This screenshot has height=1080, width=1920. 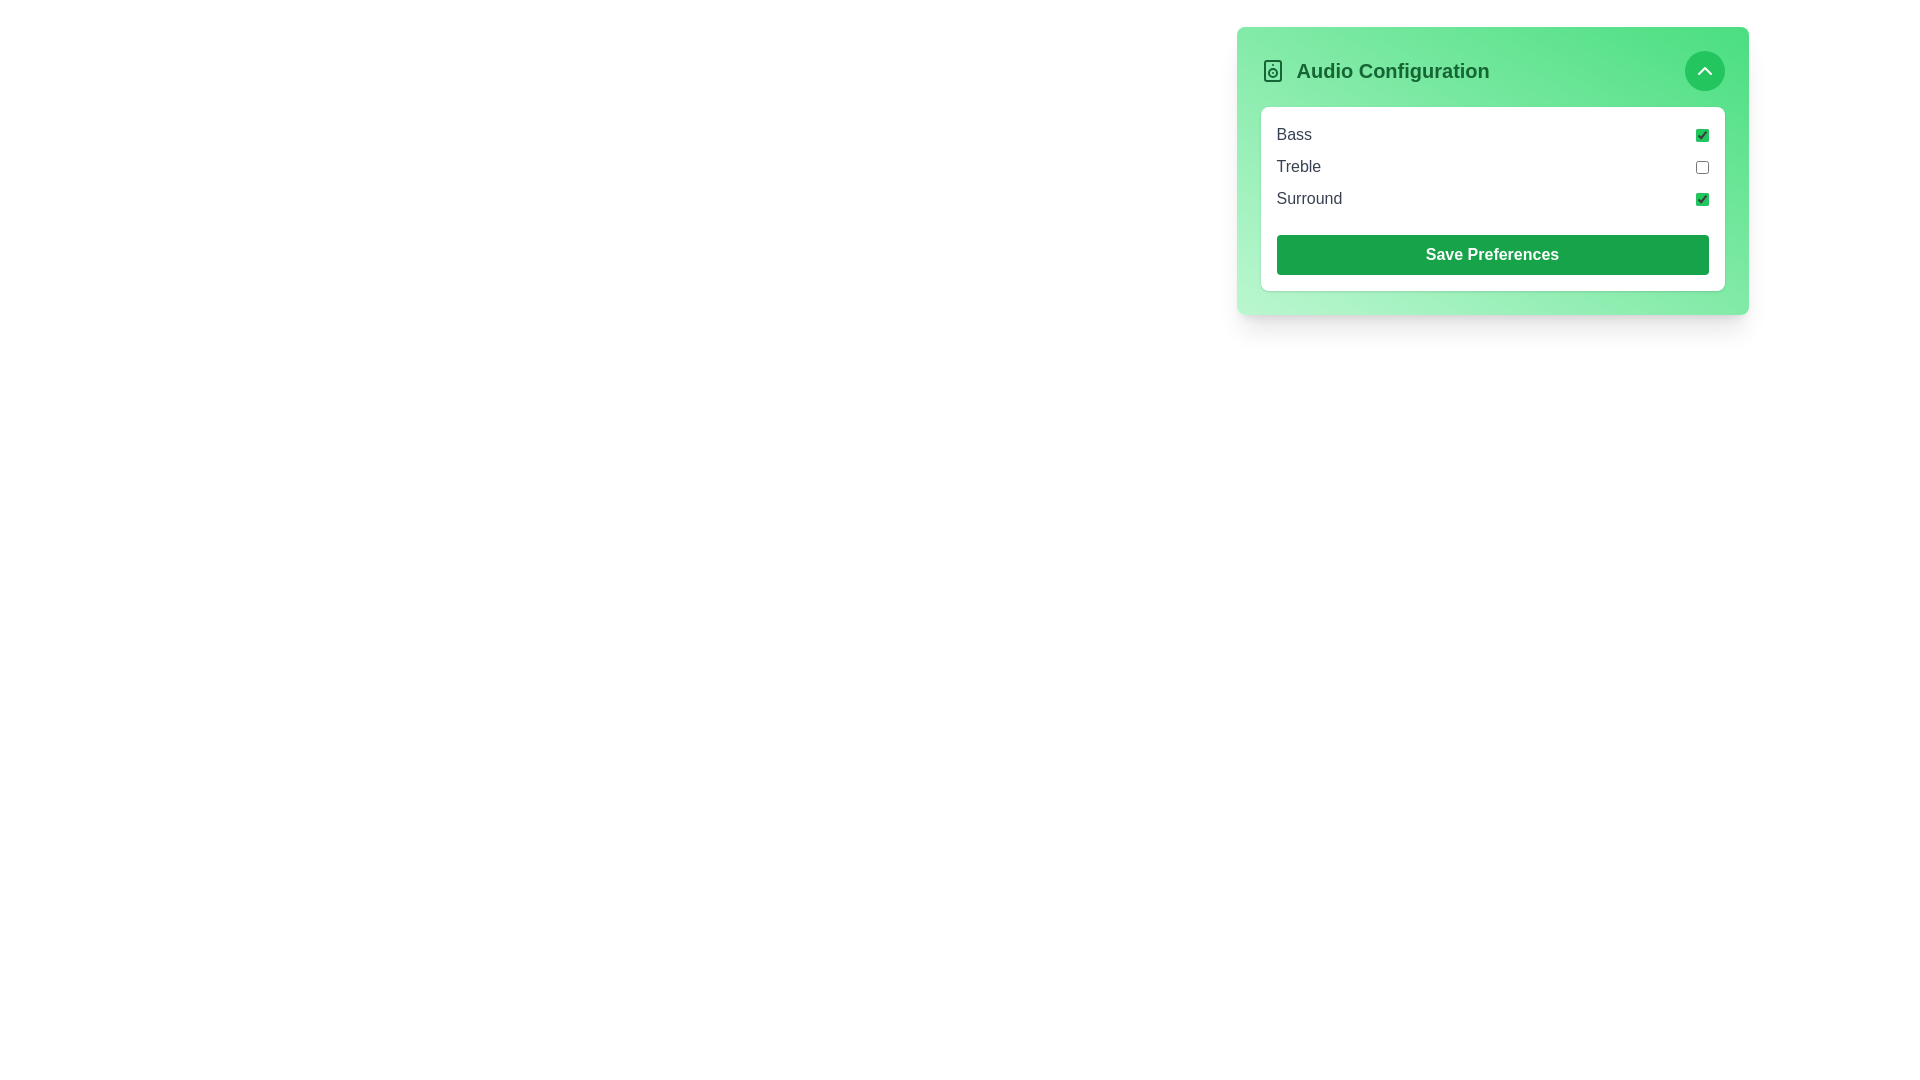 I want to click on the 'Surround' audio feature checkbox located in the bottom row of the 'Audio Configuration' card, so click(x=1701, y=199).